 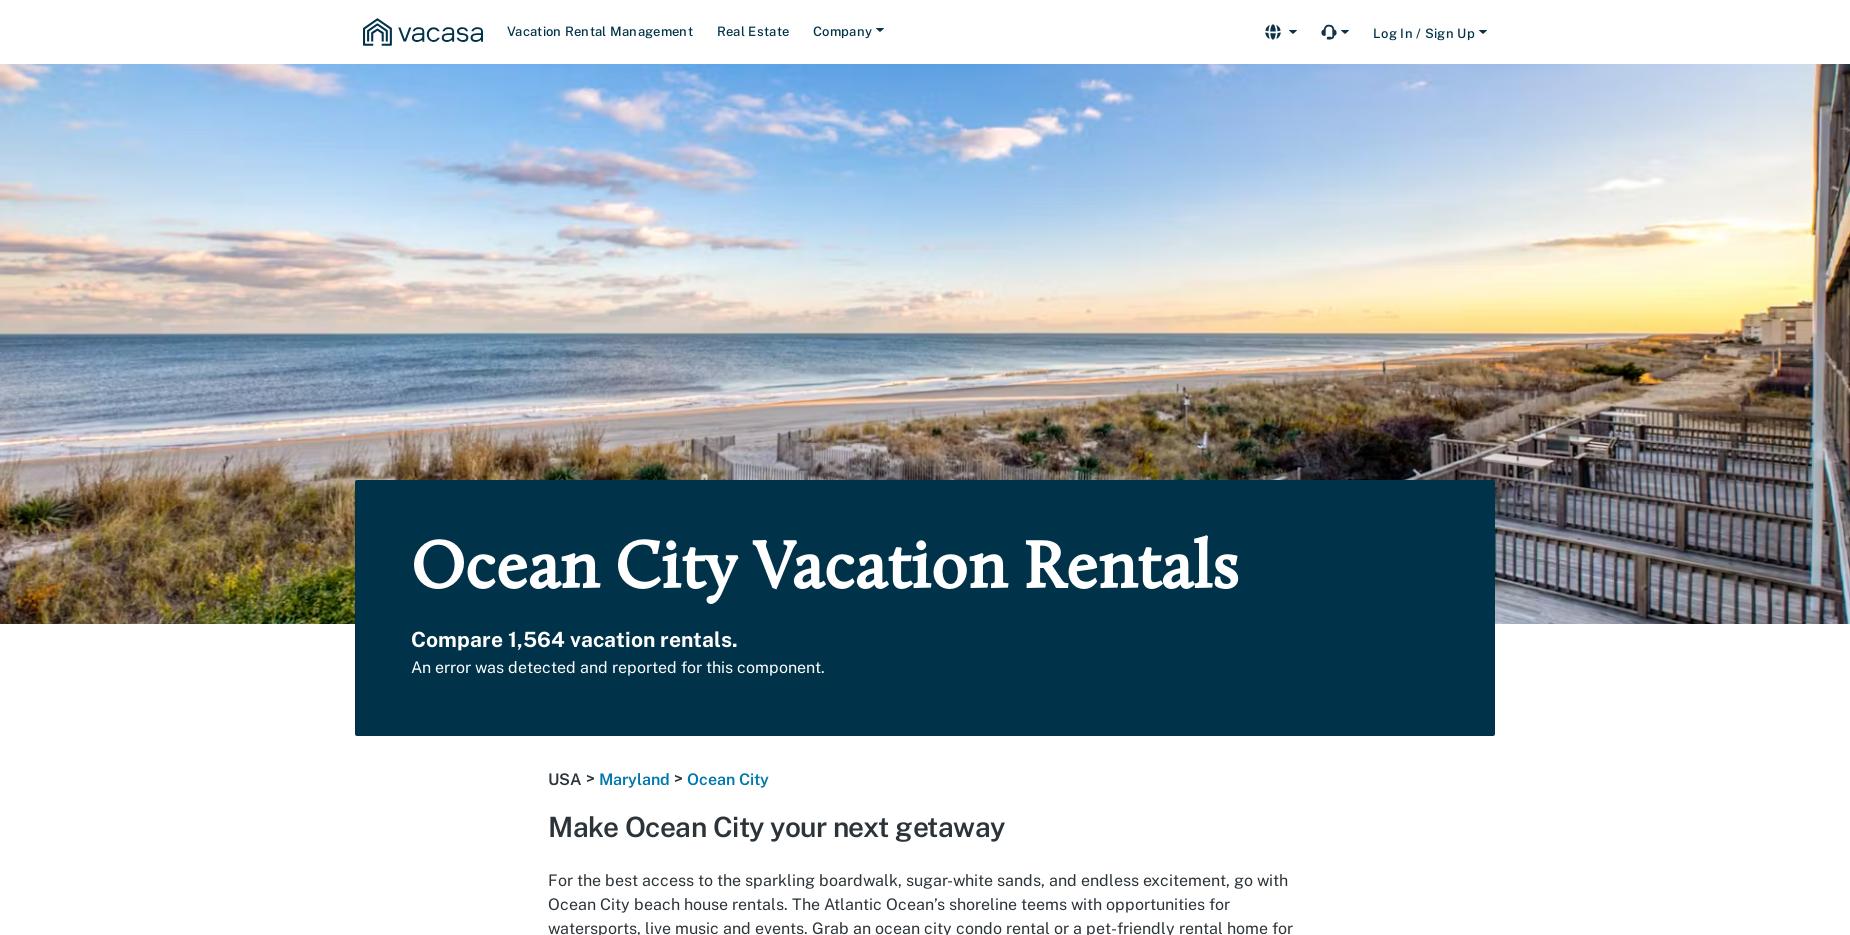 What do you see at coordinates (574, 639) in the screenshot?
I see `'Compare 1,564 vacation rentals.'` at bounding box center [574, 639].